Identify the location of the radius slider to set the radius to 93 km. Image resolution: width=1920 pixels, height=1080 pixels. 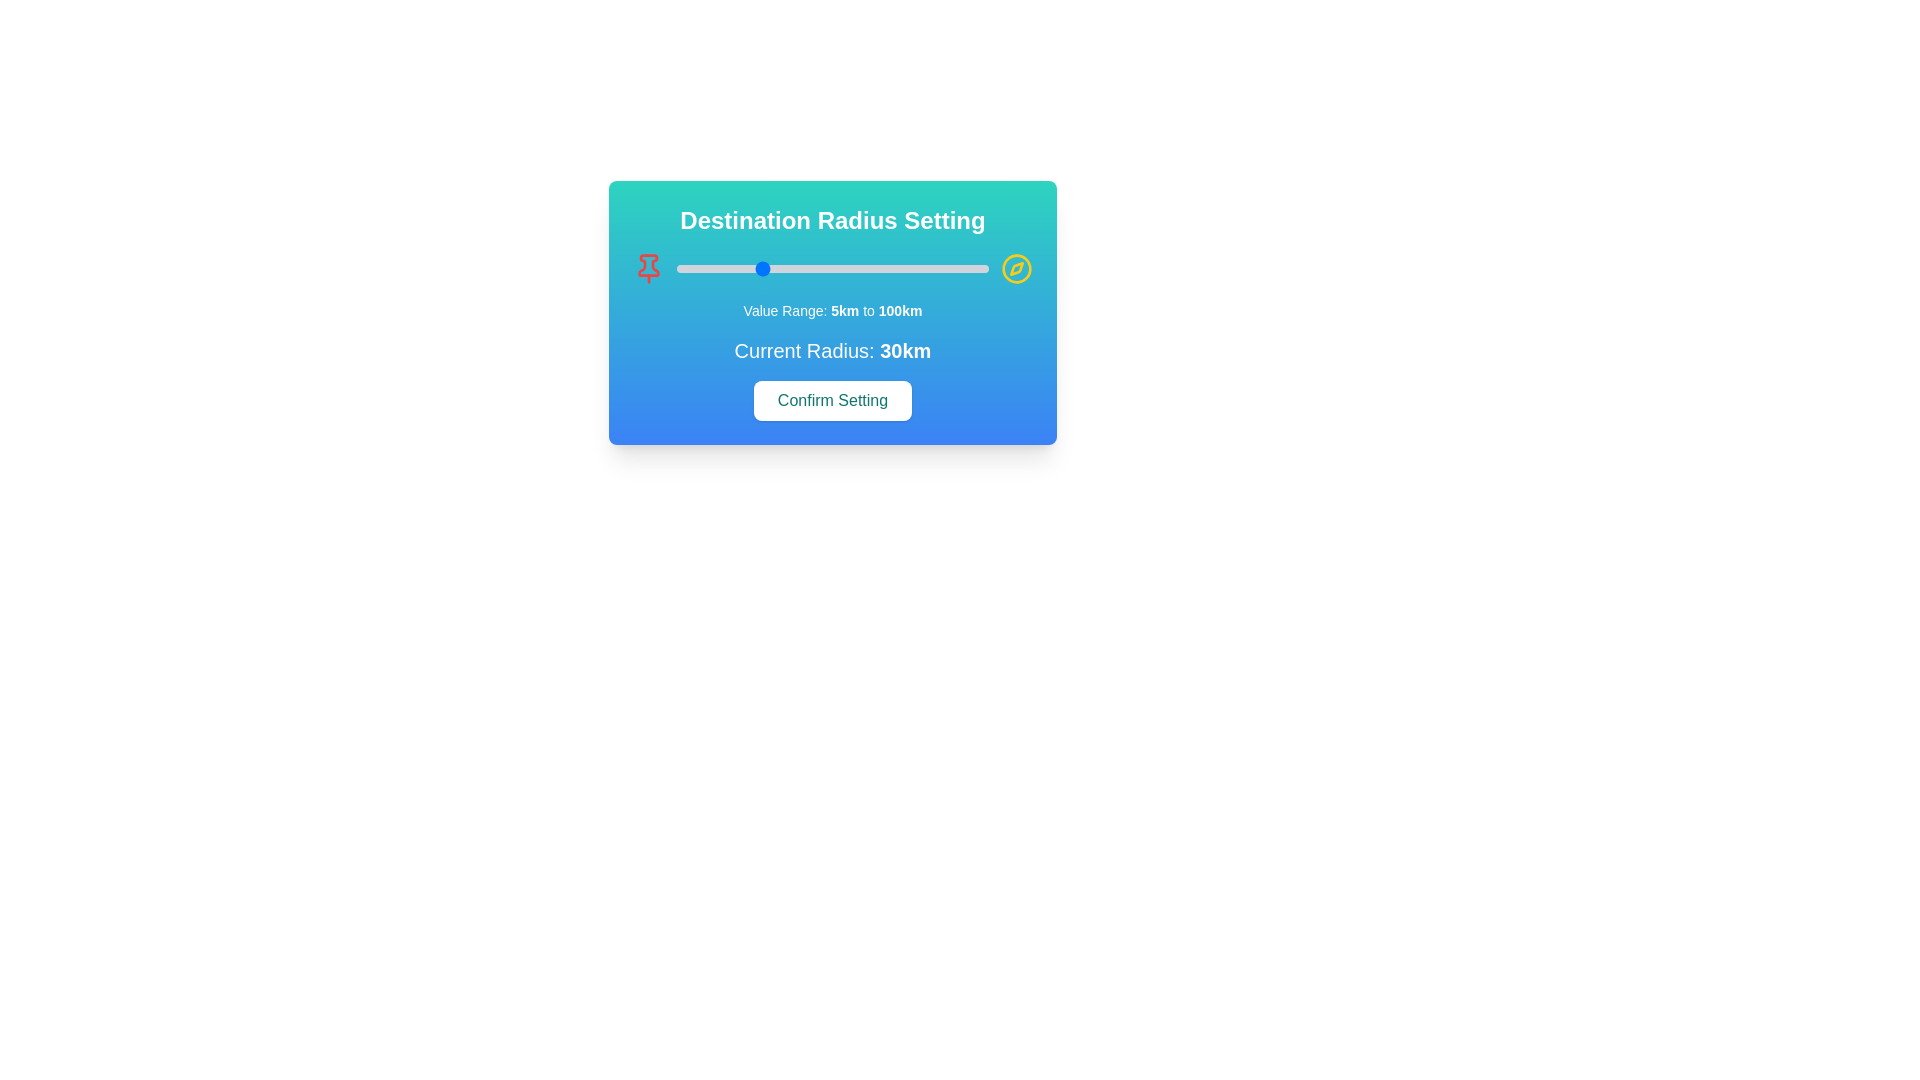
(965, 268).